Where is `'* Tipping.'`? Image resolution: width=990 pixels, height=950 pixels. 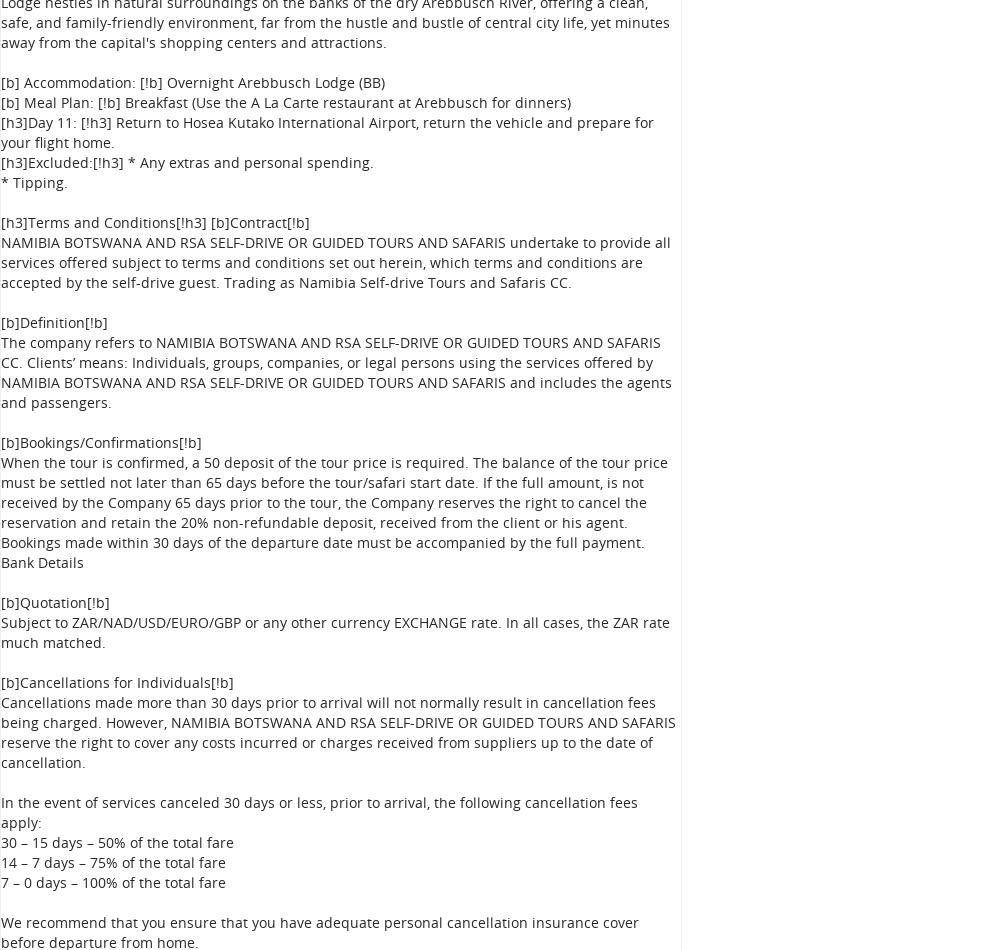 '* Tipping.' is located at coordinates (33, 182).